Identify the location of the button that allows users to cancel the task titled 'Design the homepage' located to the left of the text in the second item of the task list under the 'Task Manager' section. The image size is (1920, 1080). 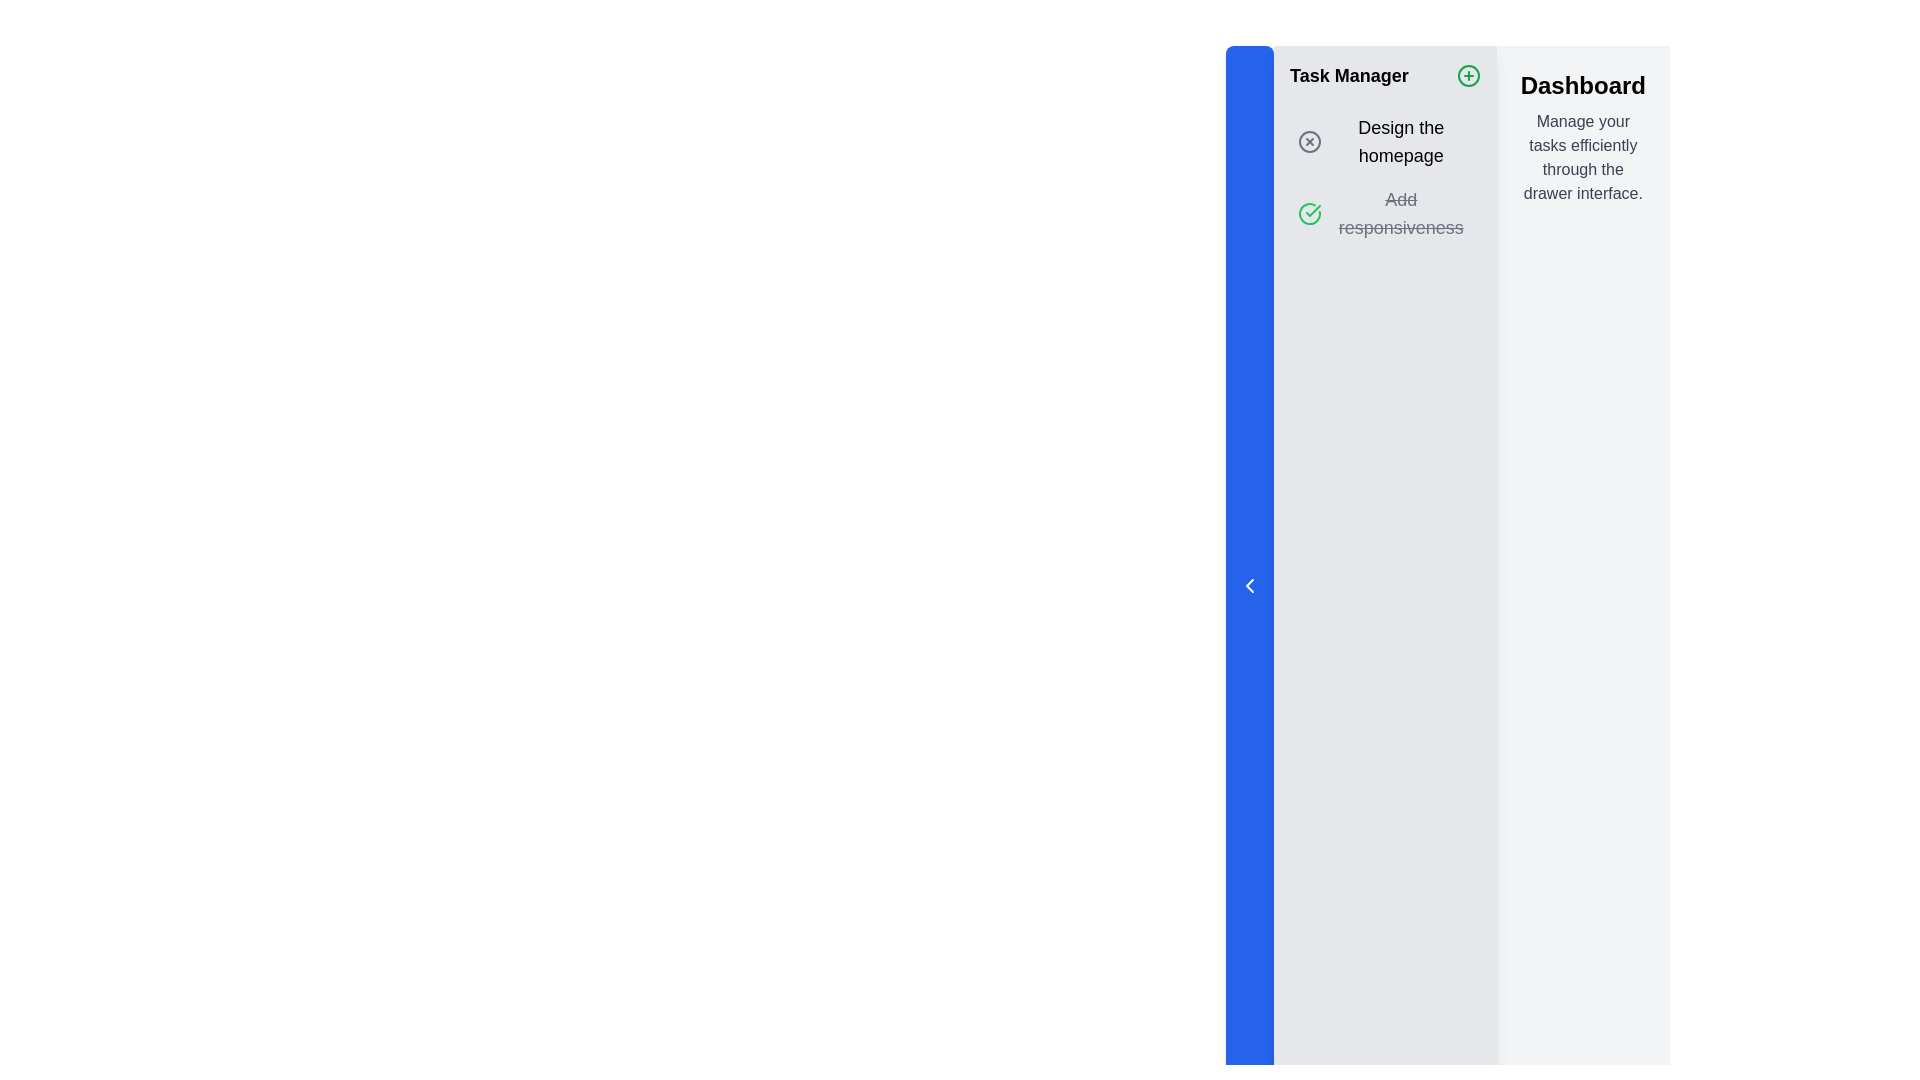
(1310, 141).